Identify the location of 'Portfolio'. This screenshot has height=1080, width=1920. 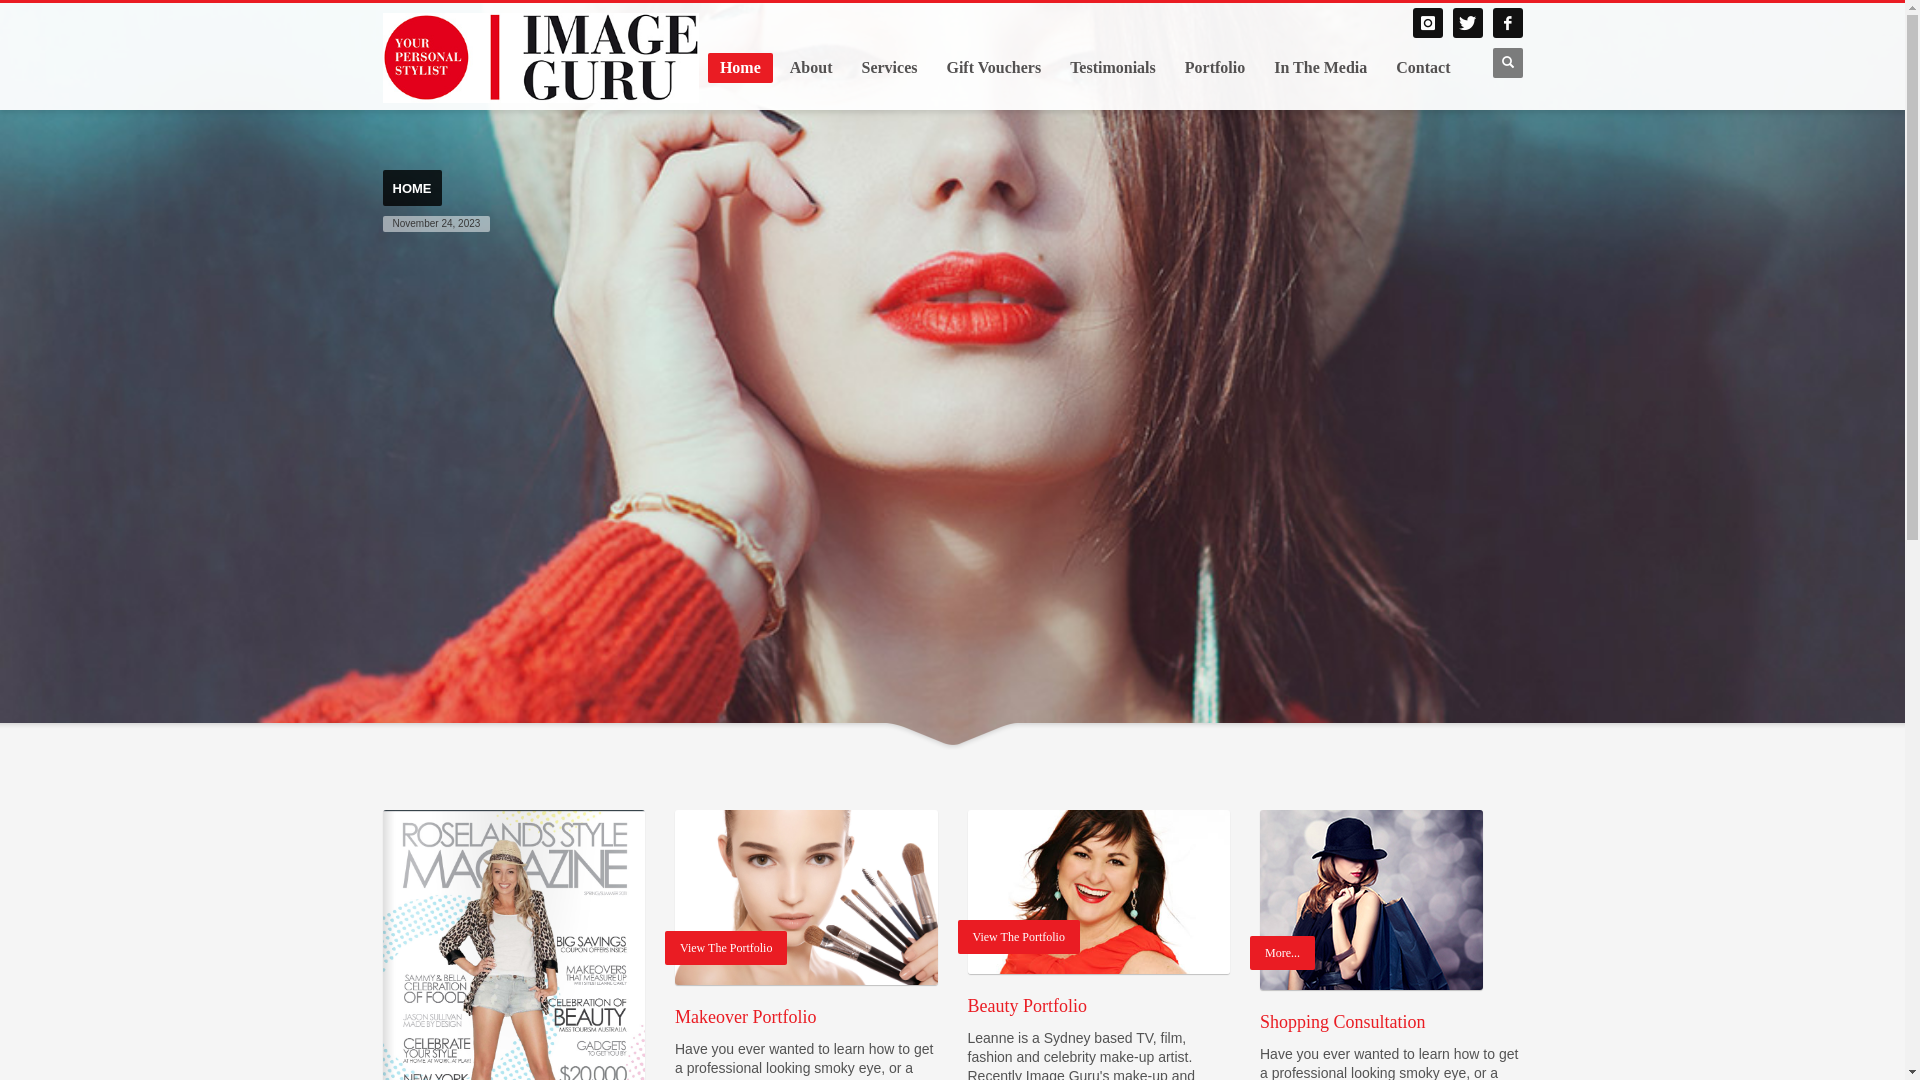
(1213, 67).